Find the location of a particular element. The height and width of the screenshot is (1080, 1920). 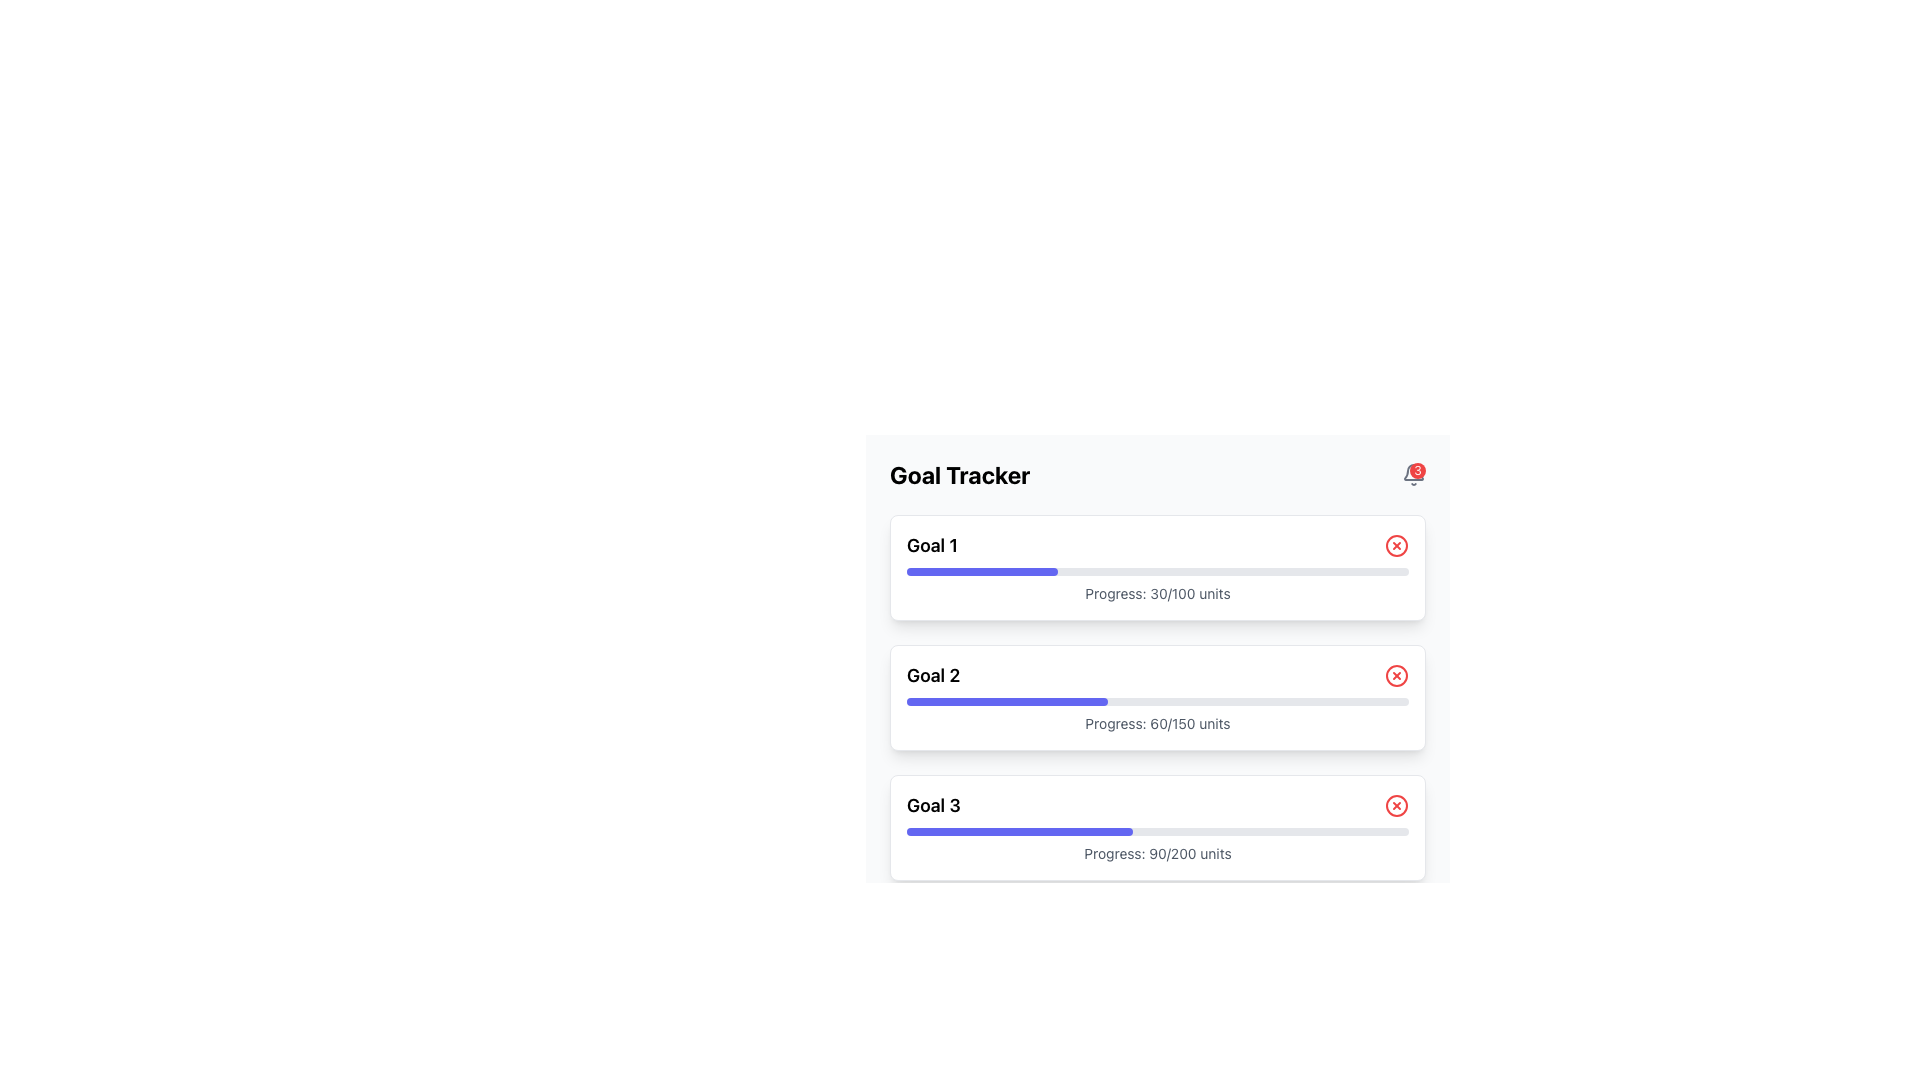

the button located at the top-right corner of the 'Goal 1' box is located at coordinates (1395, 546).